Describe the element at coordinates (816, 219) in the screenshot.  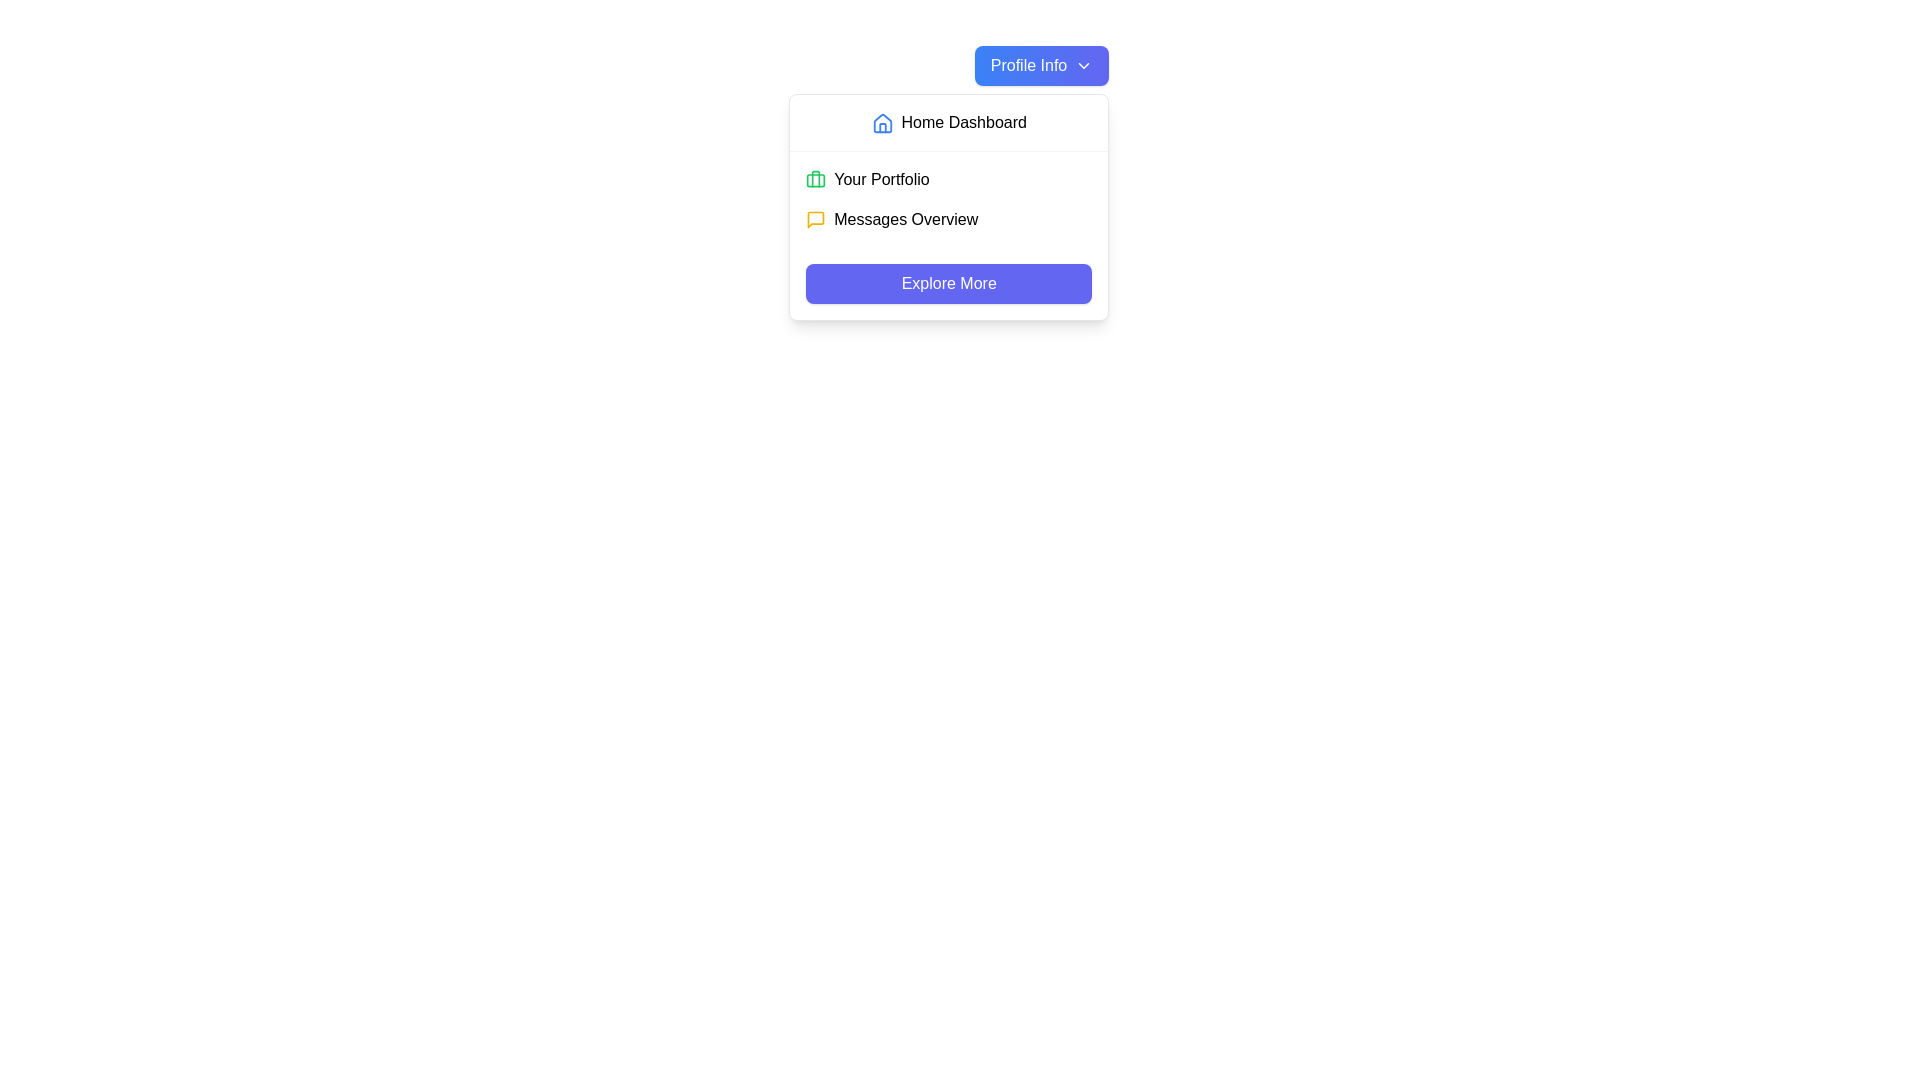
I see `the yellow speech bubble icon located in the dropdown menu, positioned to the left of the 'Messages Overview' text label` at that location.